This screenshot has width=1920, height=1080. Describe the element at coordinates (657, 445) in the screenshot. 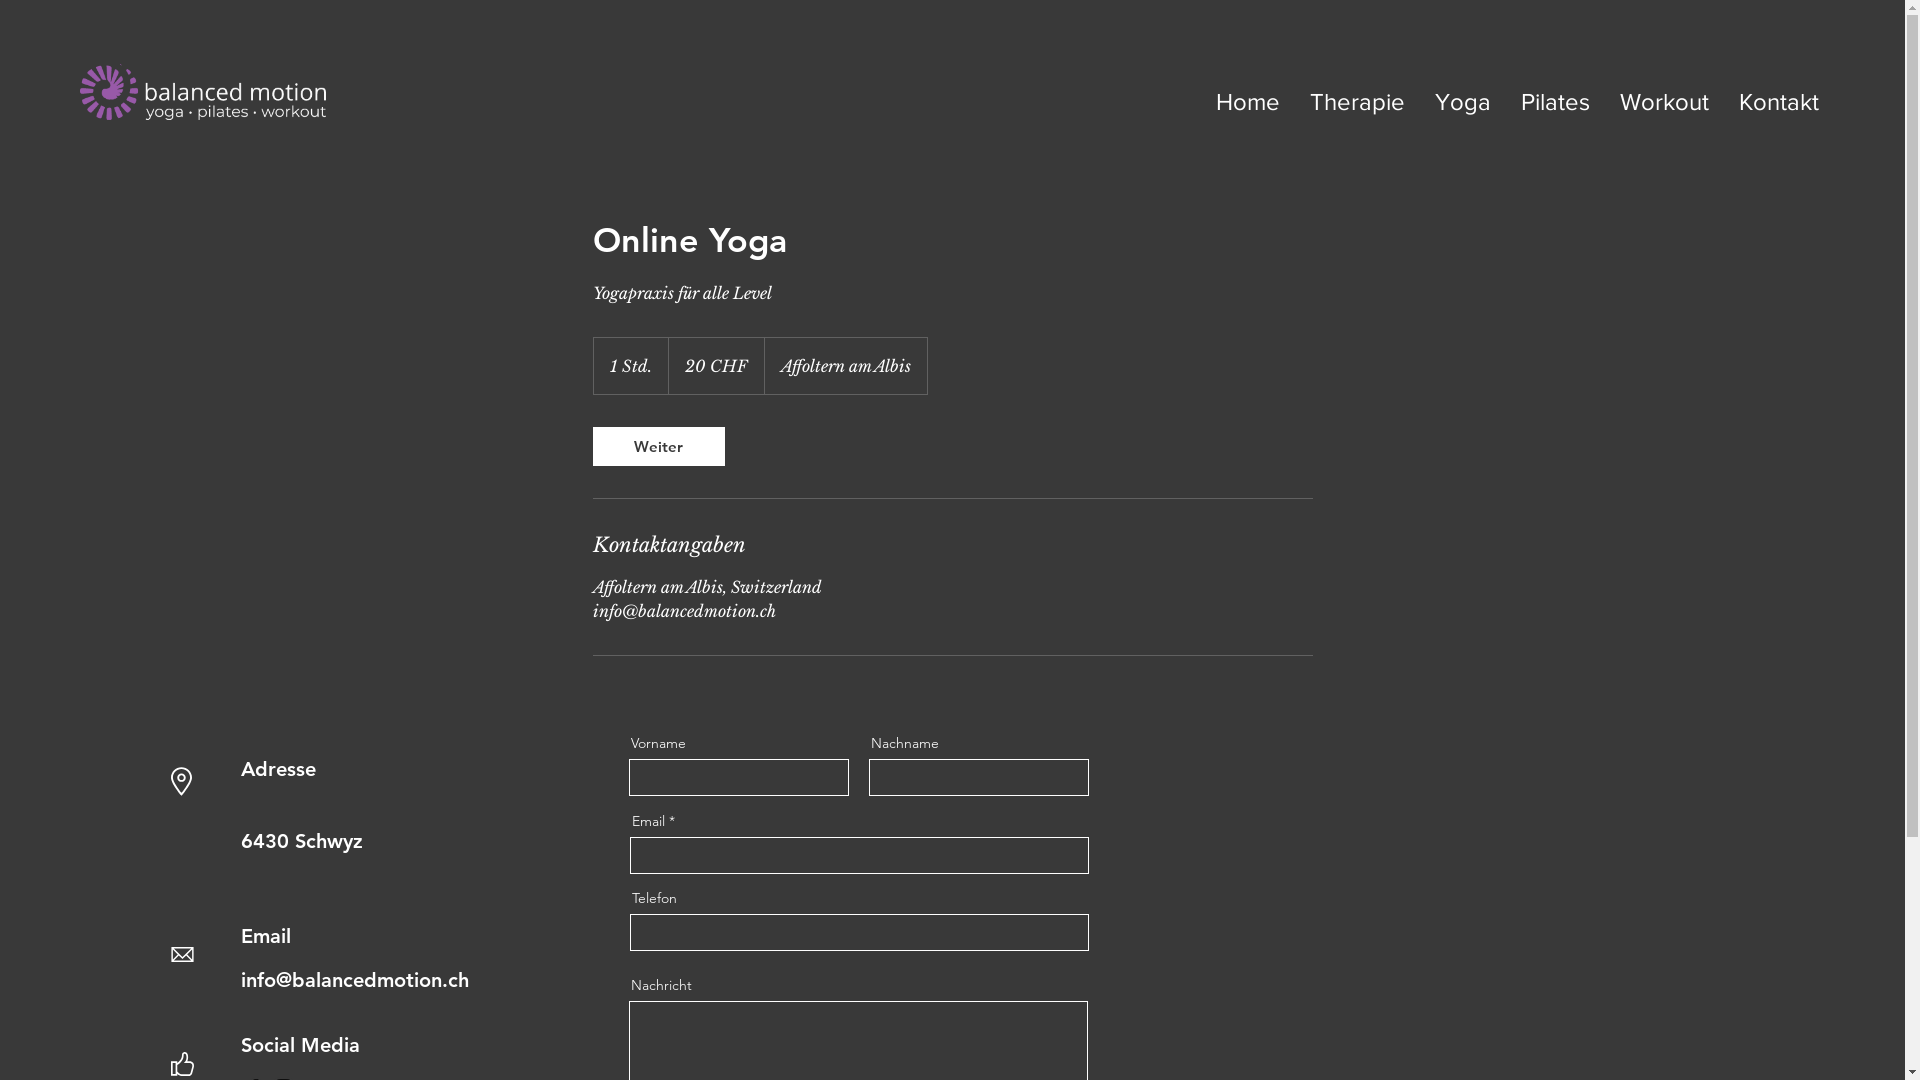

I see `'Weiter'` at that location.